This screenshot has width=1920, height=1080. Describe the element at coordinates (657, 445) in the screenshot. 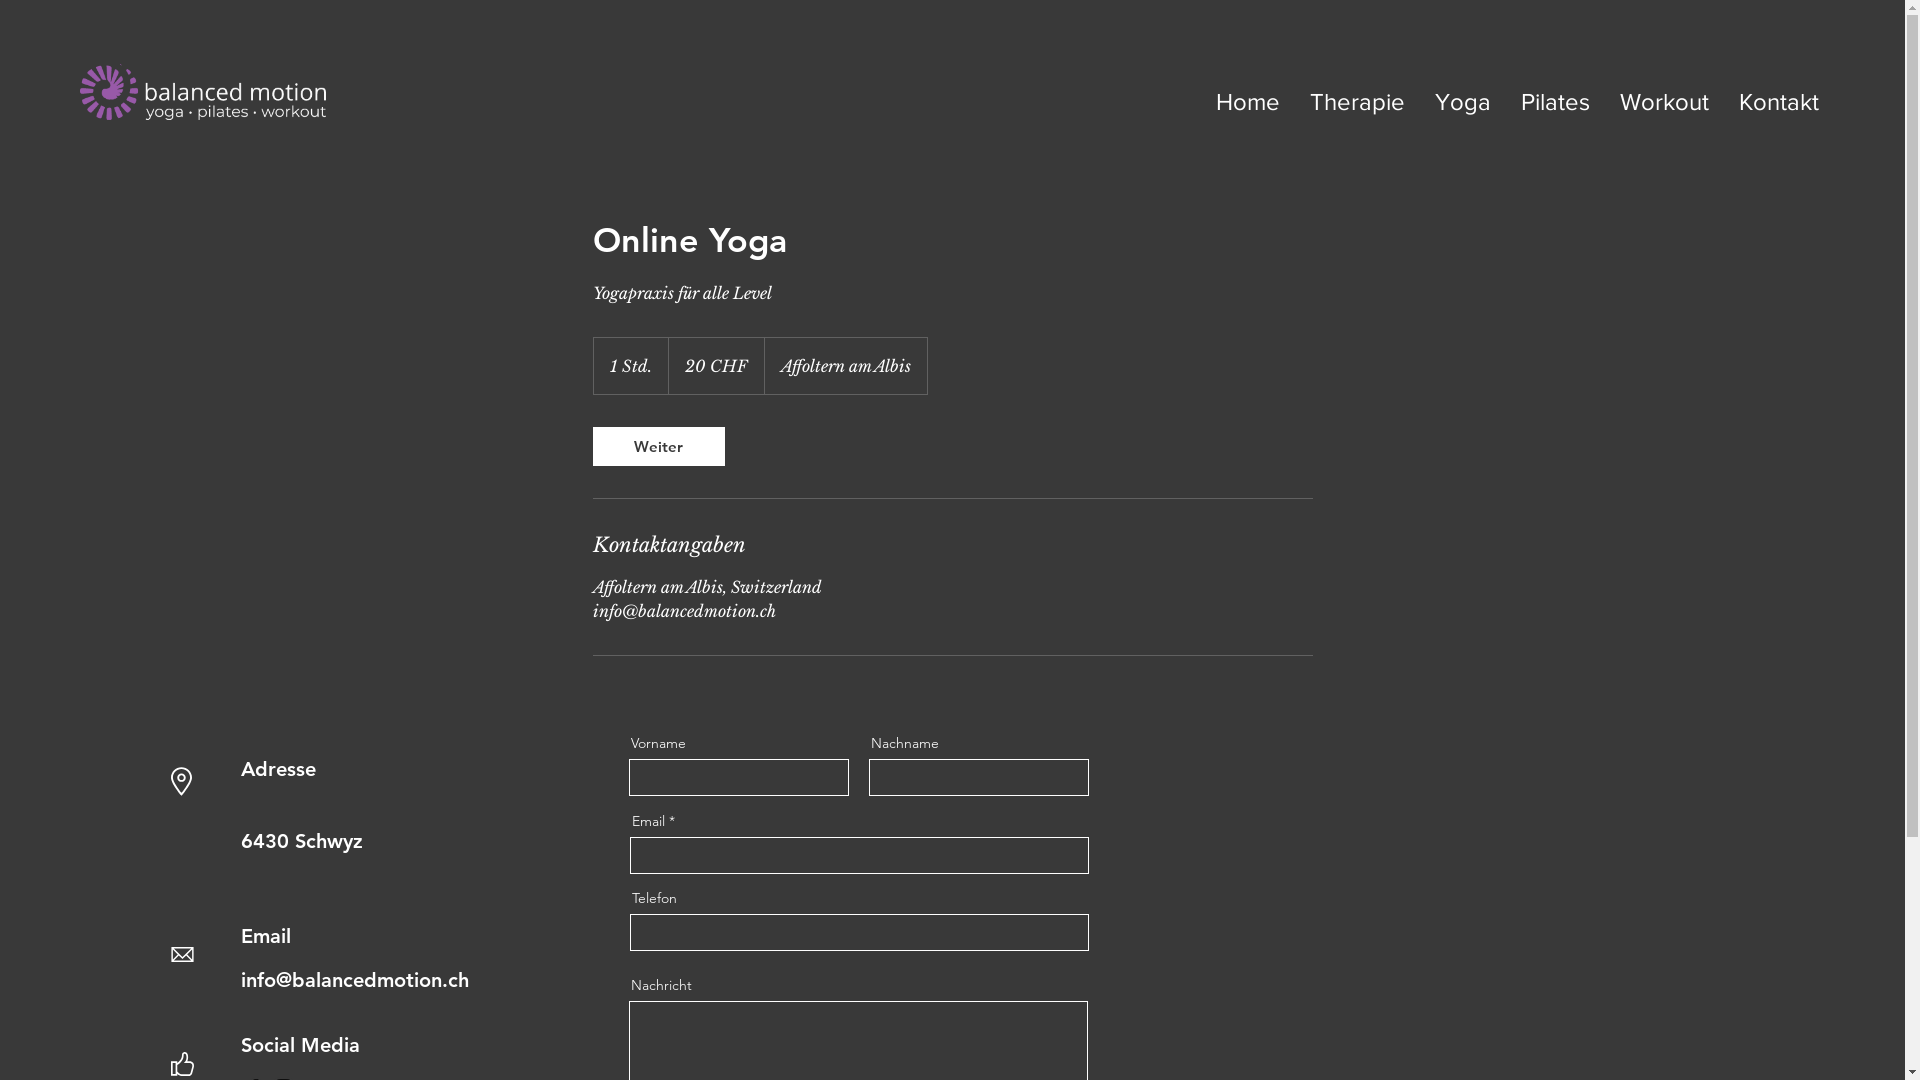

I see `'Weiter'` at that location.